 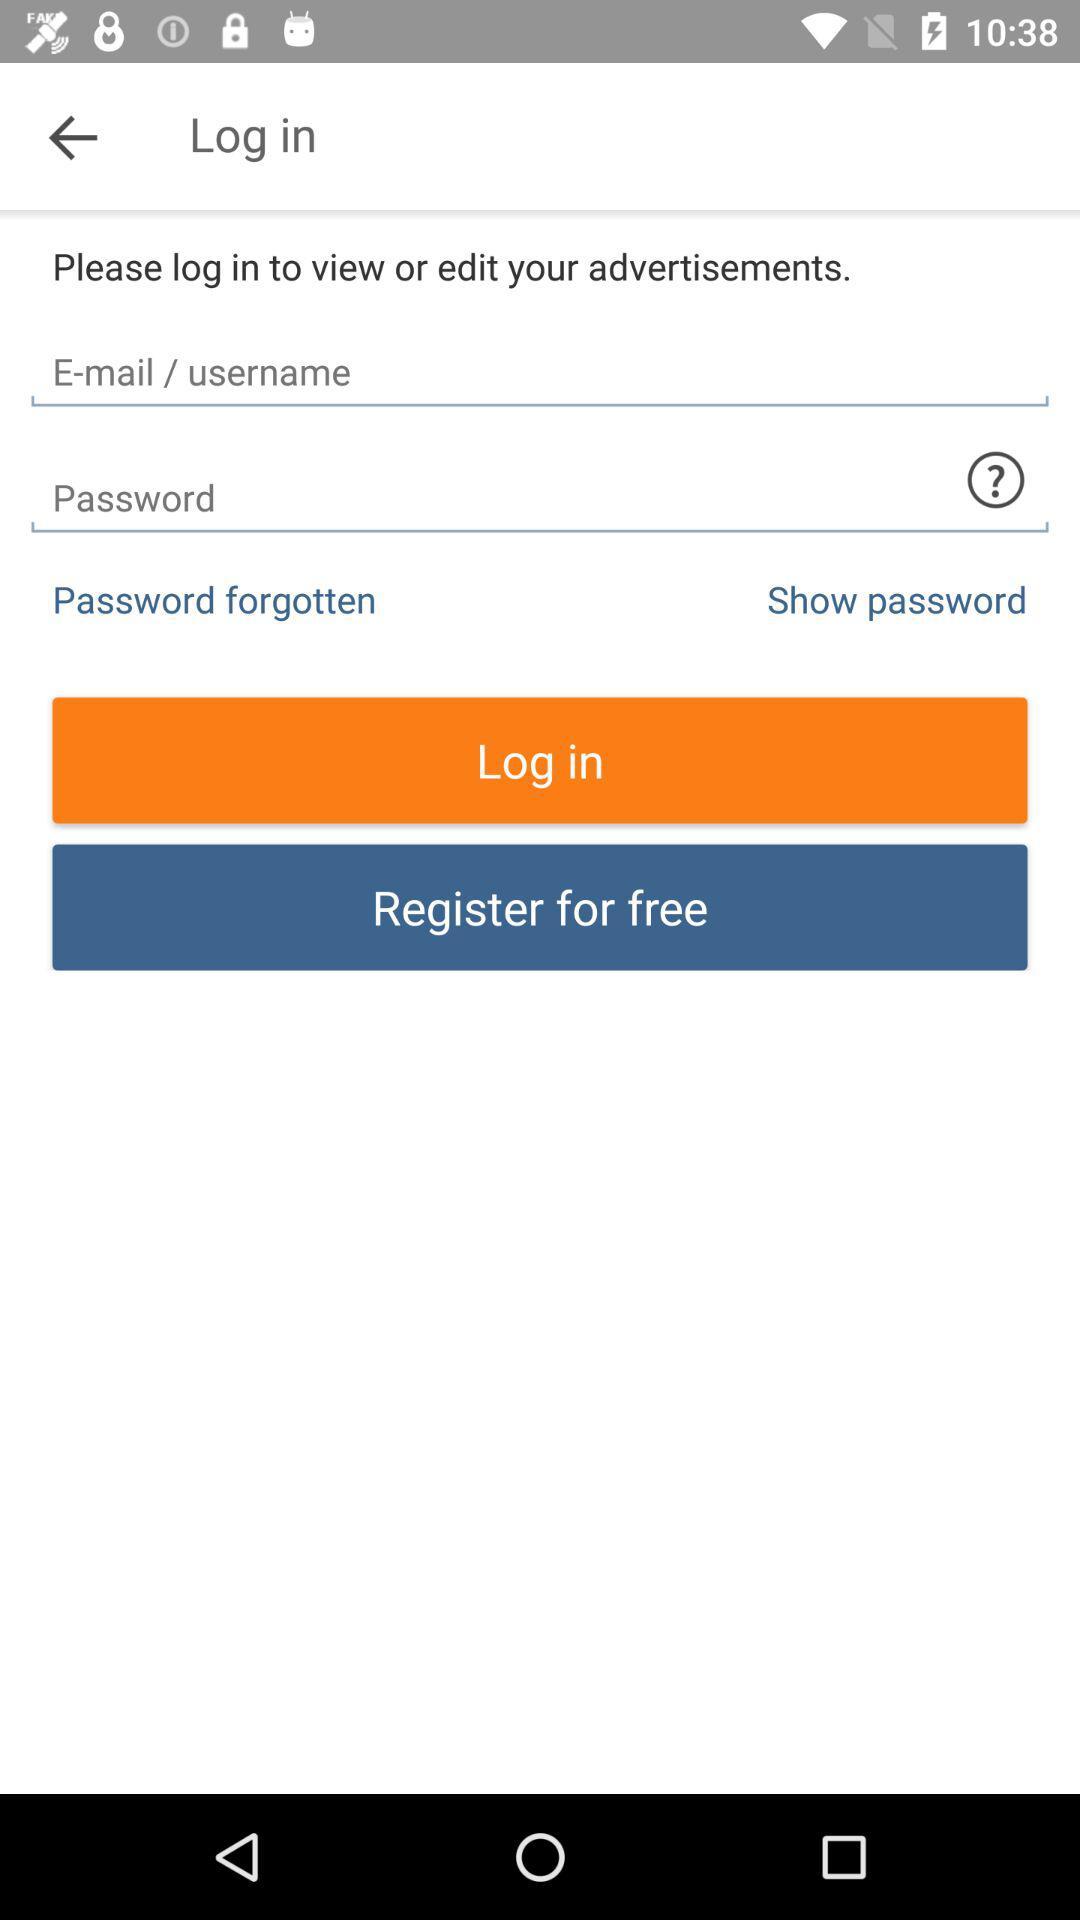 I want to click on the item below the log in icon, so click(x=540, y=906).